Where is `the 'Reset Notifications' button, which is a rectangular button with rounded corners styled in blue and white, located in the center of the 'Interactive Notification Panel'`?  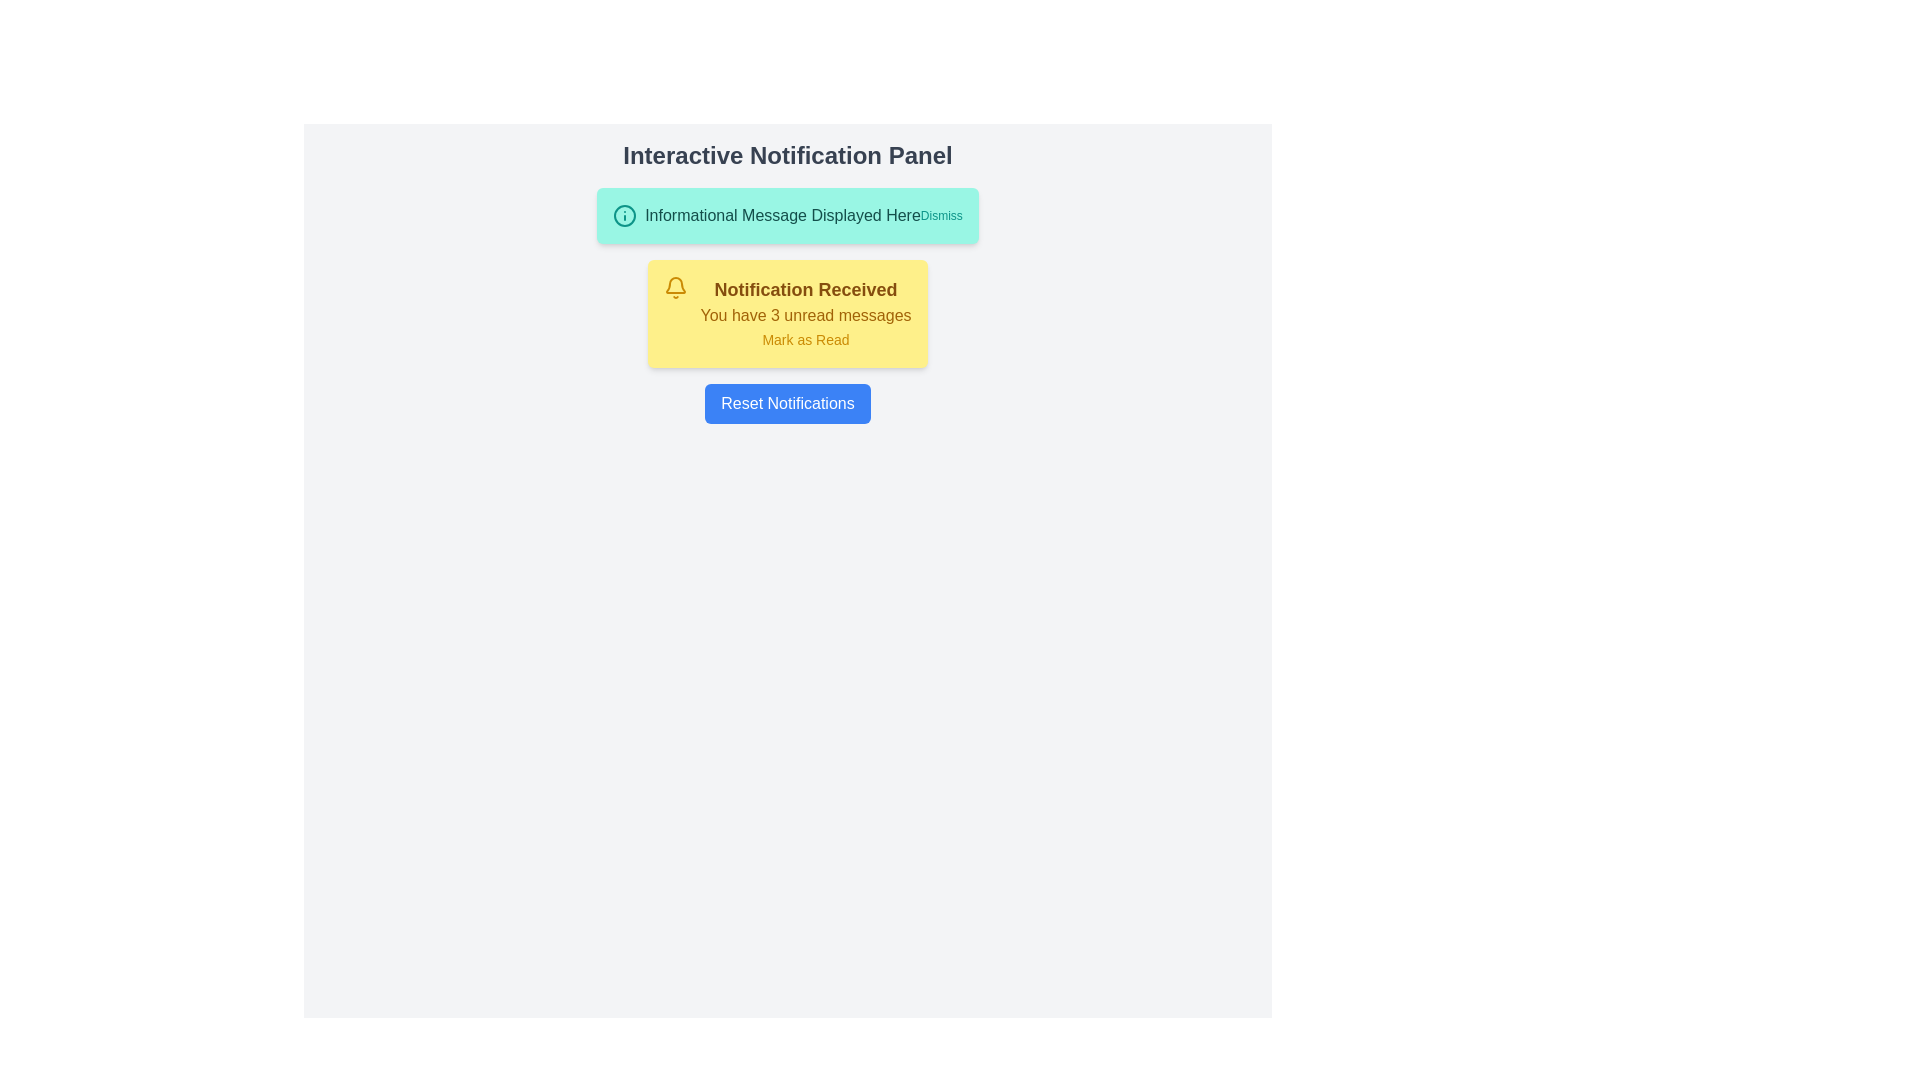 the 'Reset Notifications' button, which is a rectangular button with rounded corners styled in blue and white, located in the center of the 'Interactive Notification Panel' is located at coordinates (786, 404).